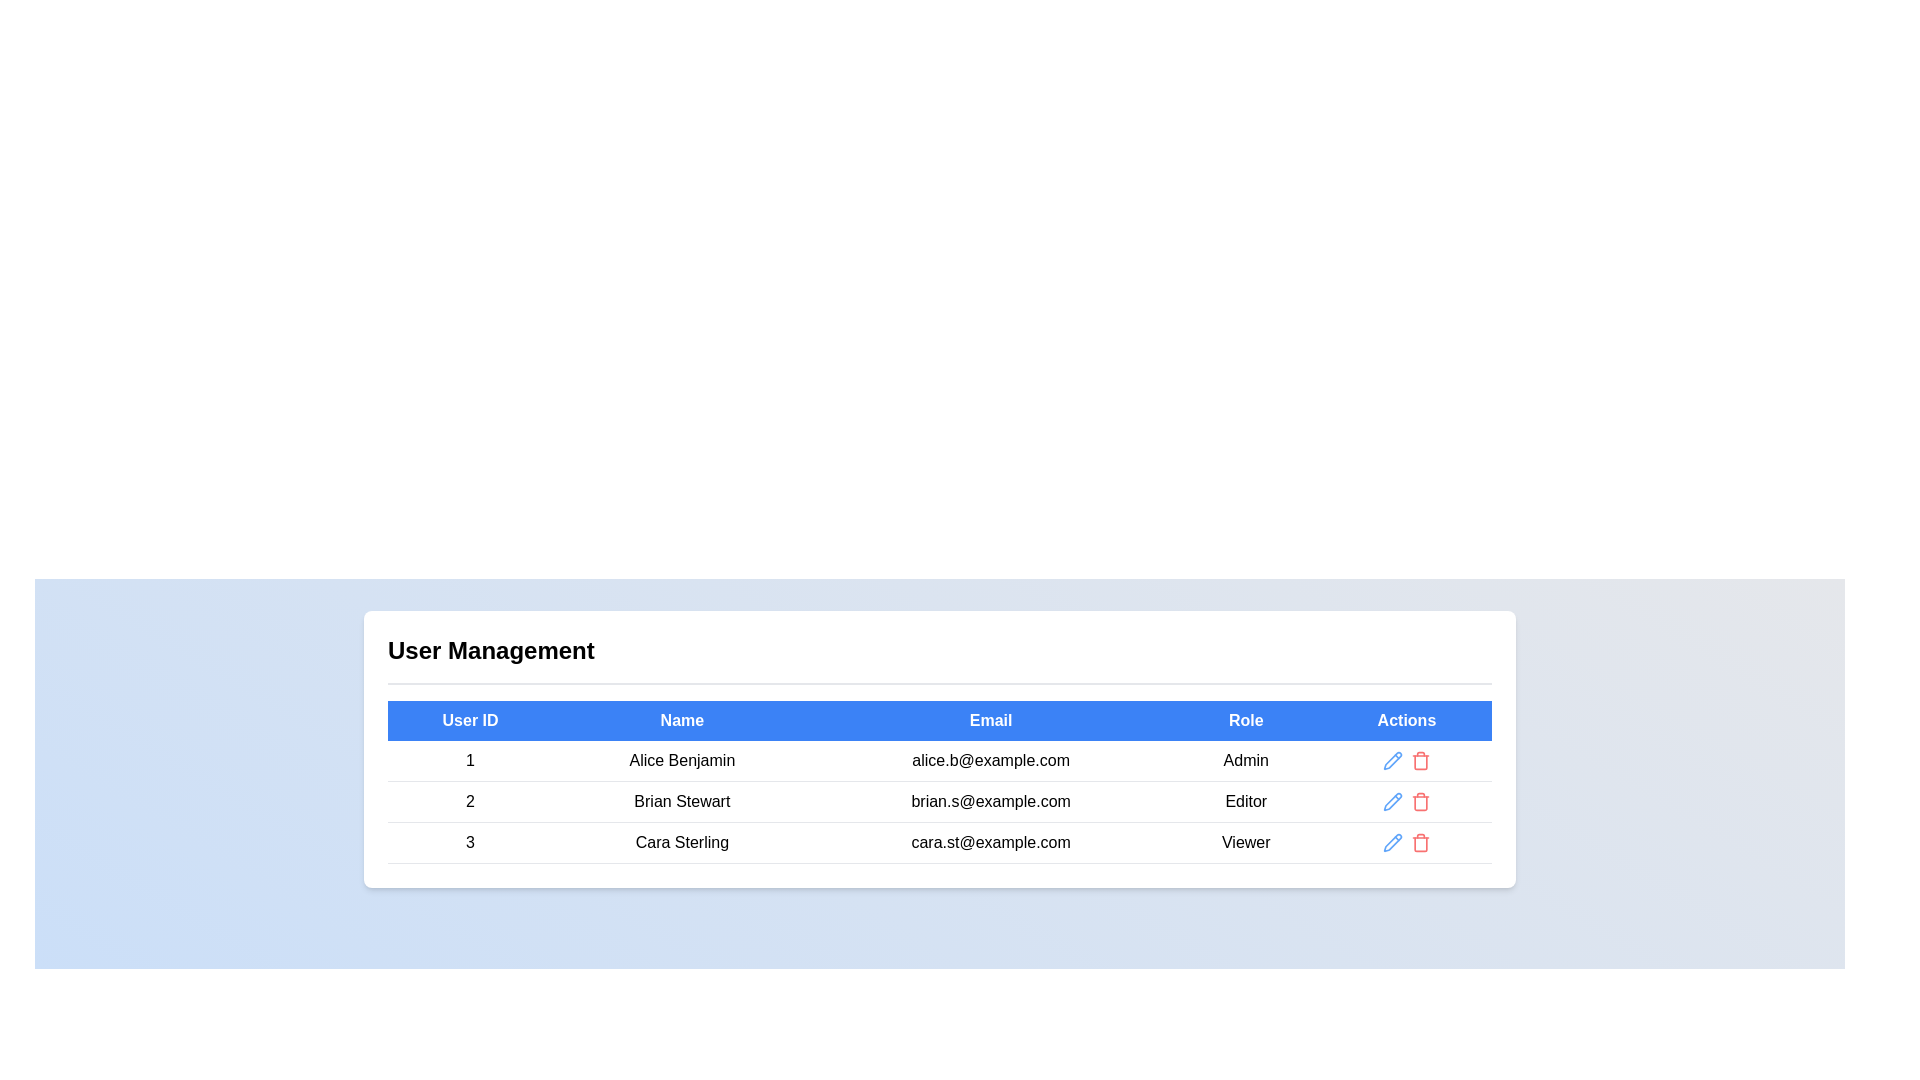 The width and height of the screenshot is (1920, 1080). What do you see at coordinates (1405, 843) in the screenshot?
I see `the trash bin icon in the Icon button group located in the last row of the table under the 'Actions' column for the user with the role 'Viewer' and email 'cara.st@example.com'` at bounding box center [1405, 843].